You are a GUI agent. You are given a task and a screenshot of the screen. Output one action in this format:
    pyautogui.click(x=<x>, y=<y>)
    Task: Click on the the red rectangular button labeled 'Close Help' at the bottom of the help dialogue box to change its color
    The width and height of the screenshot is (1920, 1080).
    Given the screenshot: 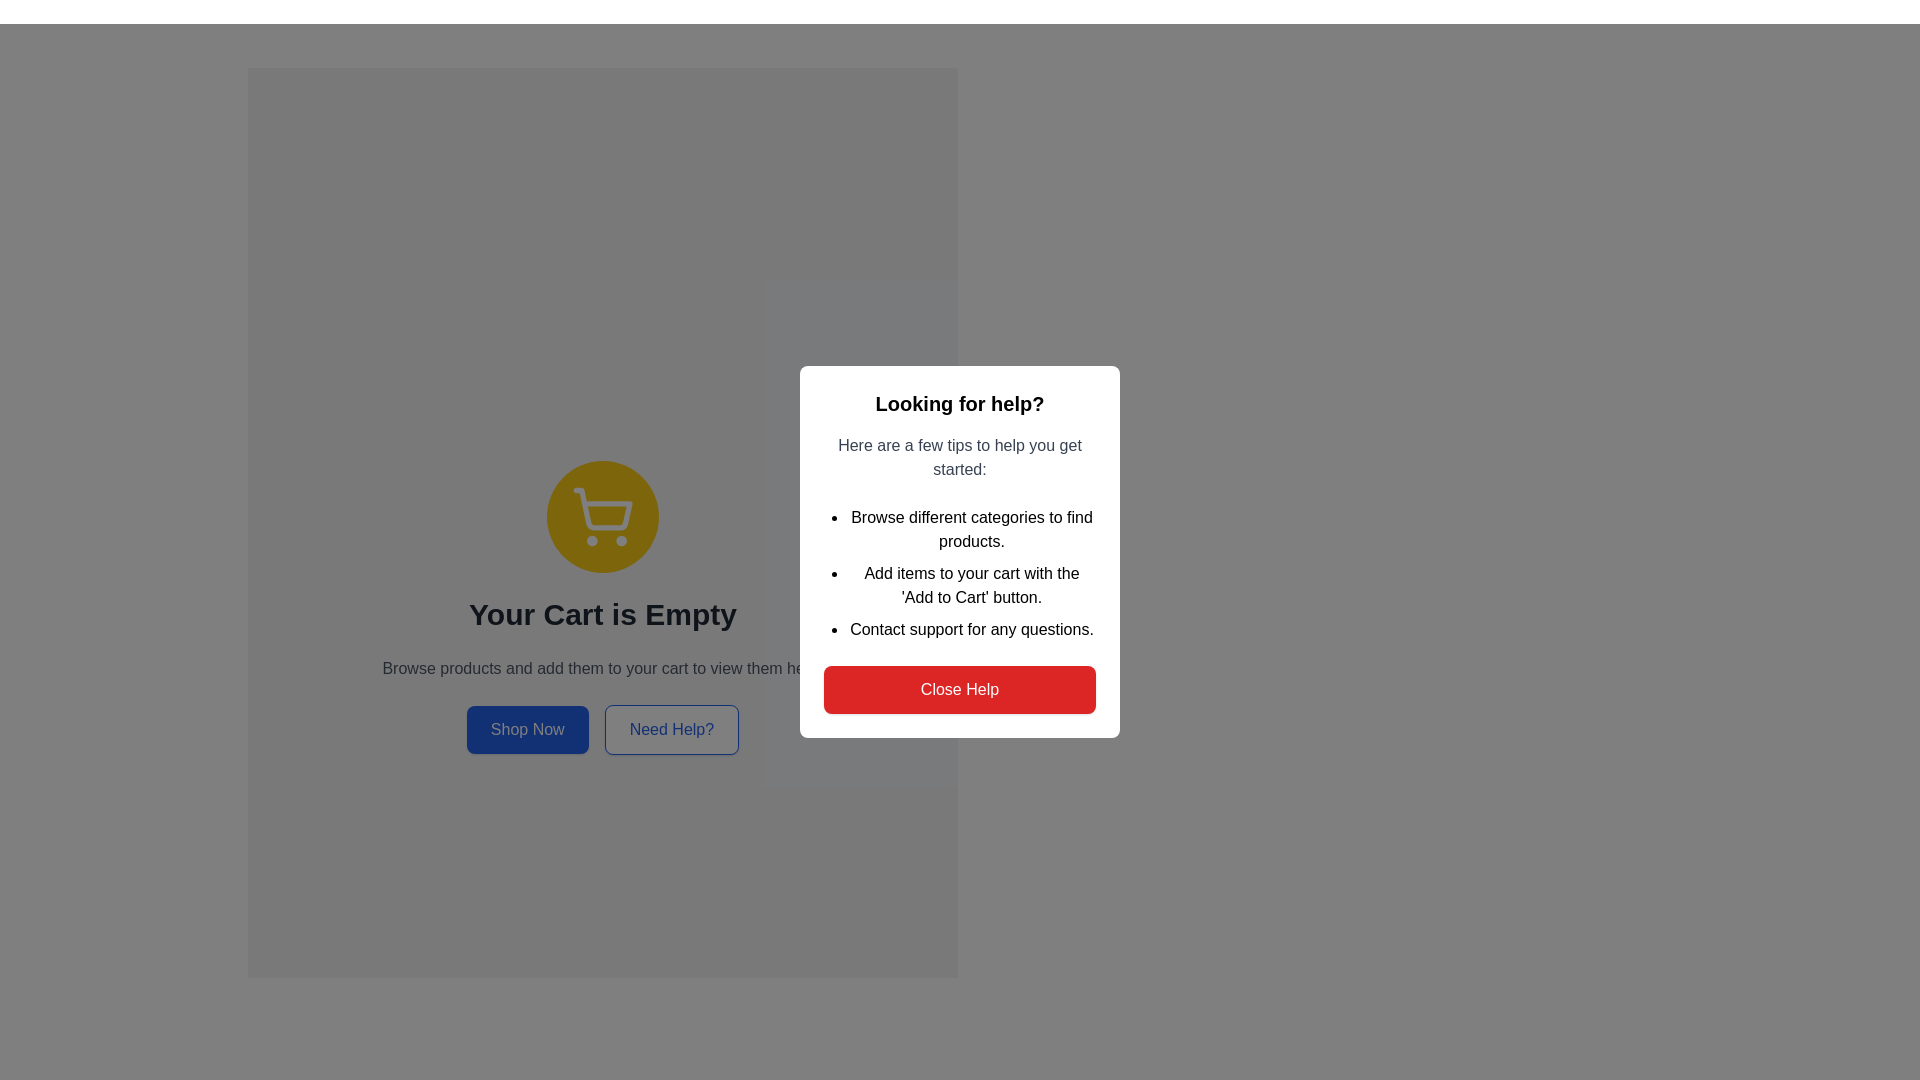 What is the action you would take?
    pyautogui.click(x=960, y=689)
    